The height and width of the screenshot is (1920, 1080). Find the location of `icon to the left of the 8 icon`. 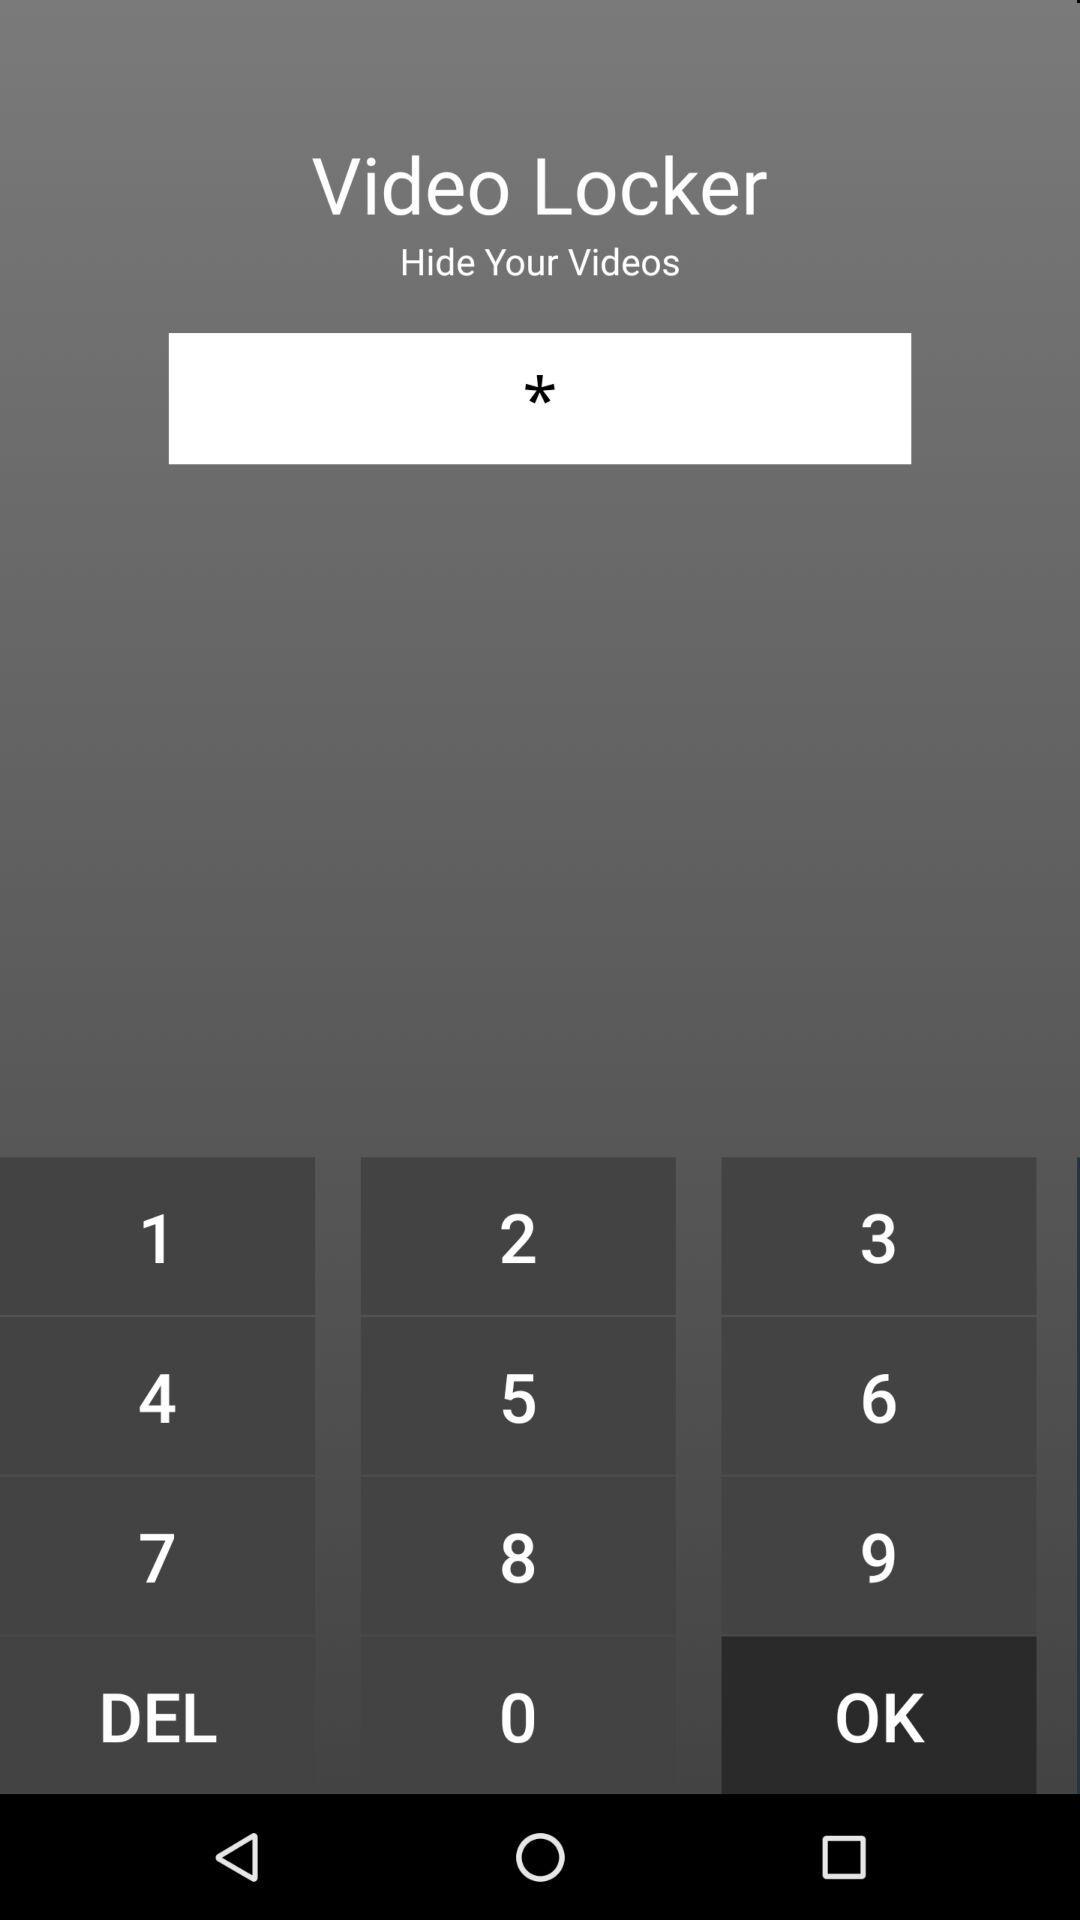

icon to the left of the 8 icon is located at coordinates (156, 1714).